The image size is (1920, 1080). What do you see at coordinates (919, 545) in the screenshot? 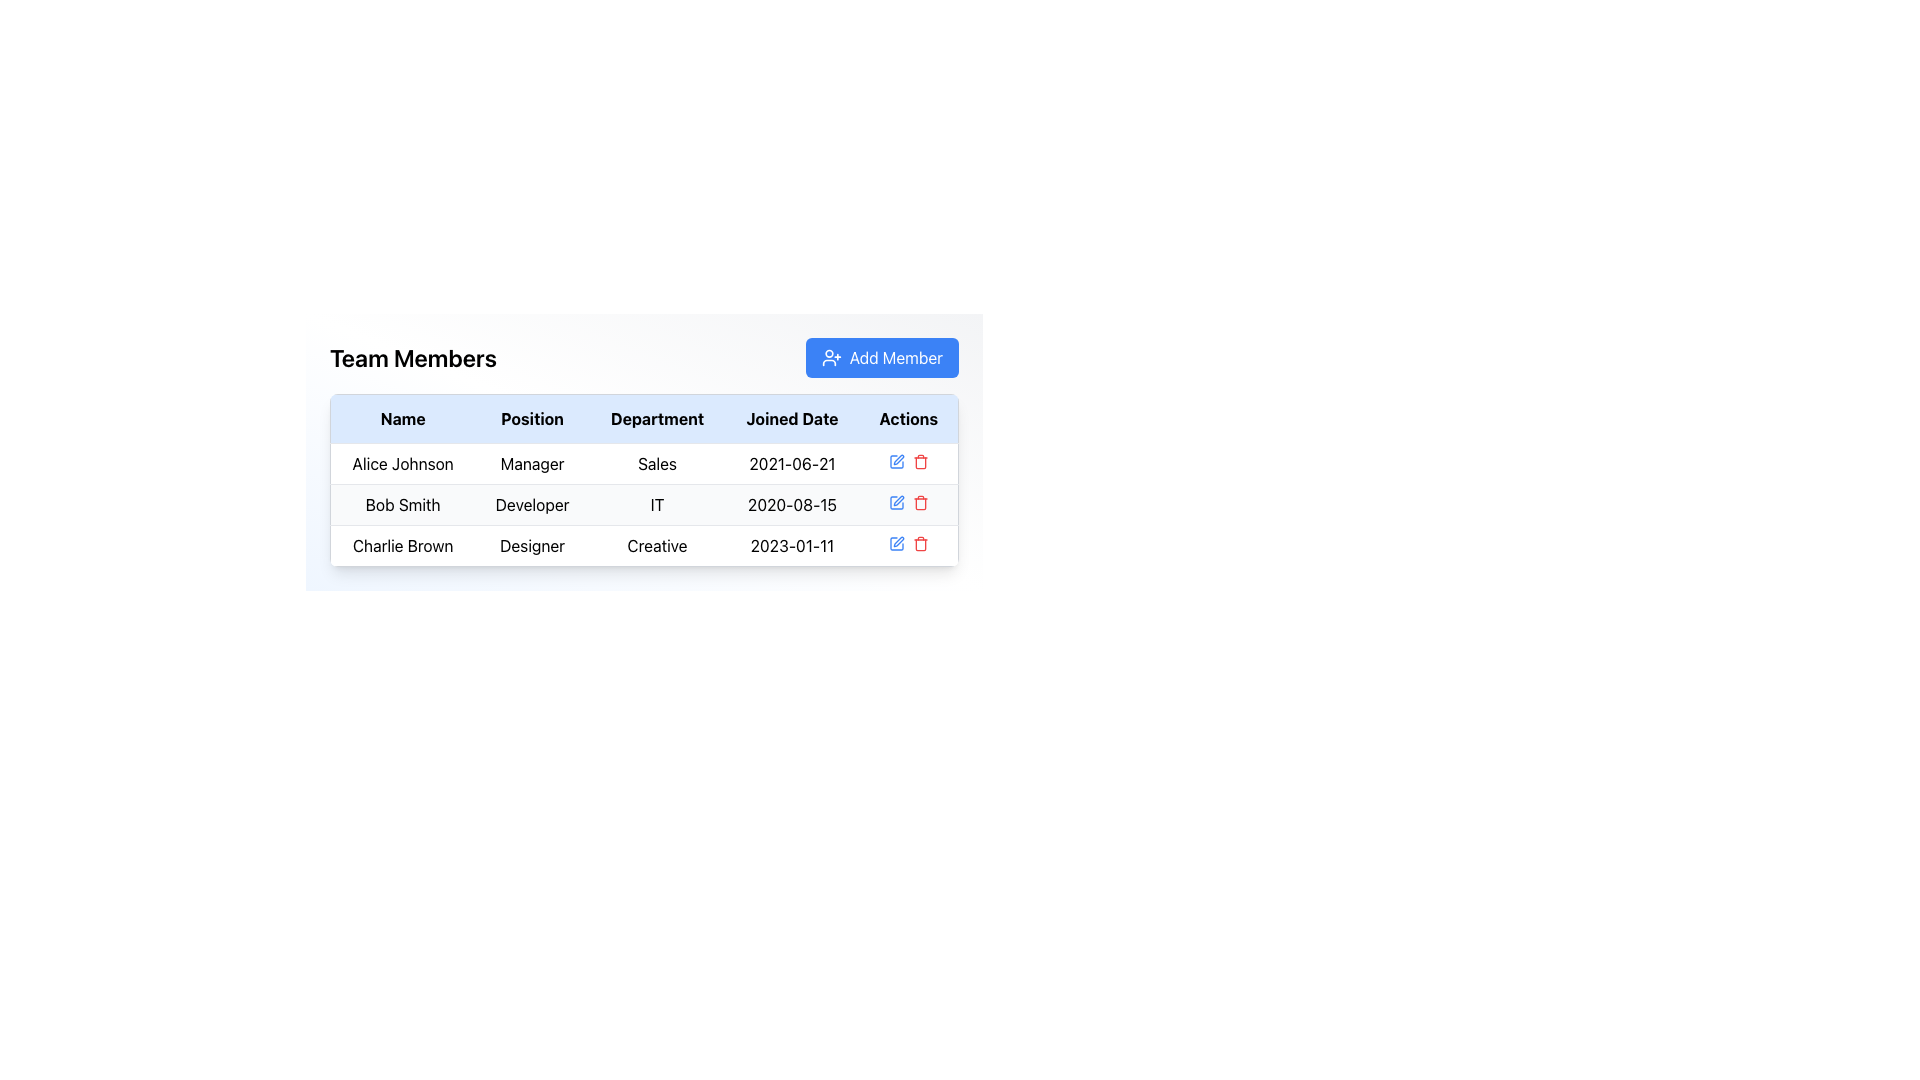
I see `the delete icon in the 'Actions' column for the row labeled 'Charlie Brown', which is the second graphical component of the SVG representing a trash icon` at bounding box center [919, 545].